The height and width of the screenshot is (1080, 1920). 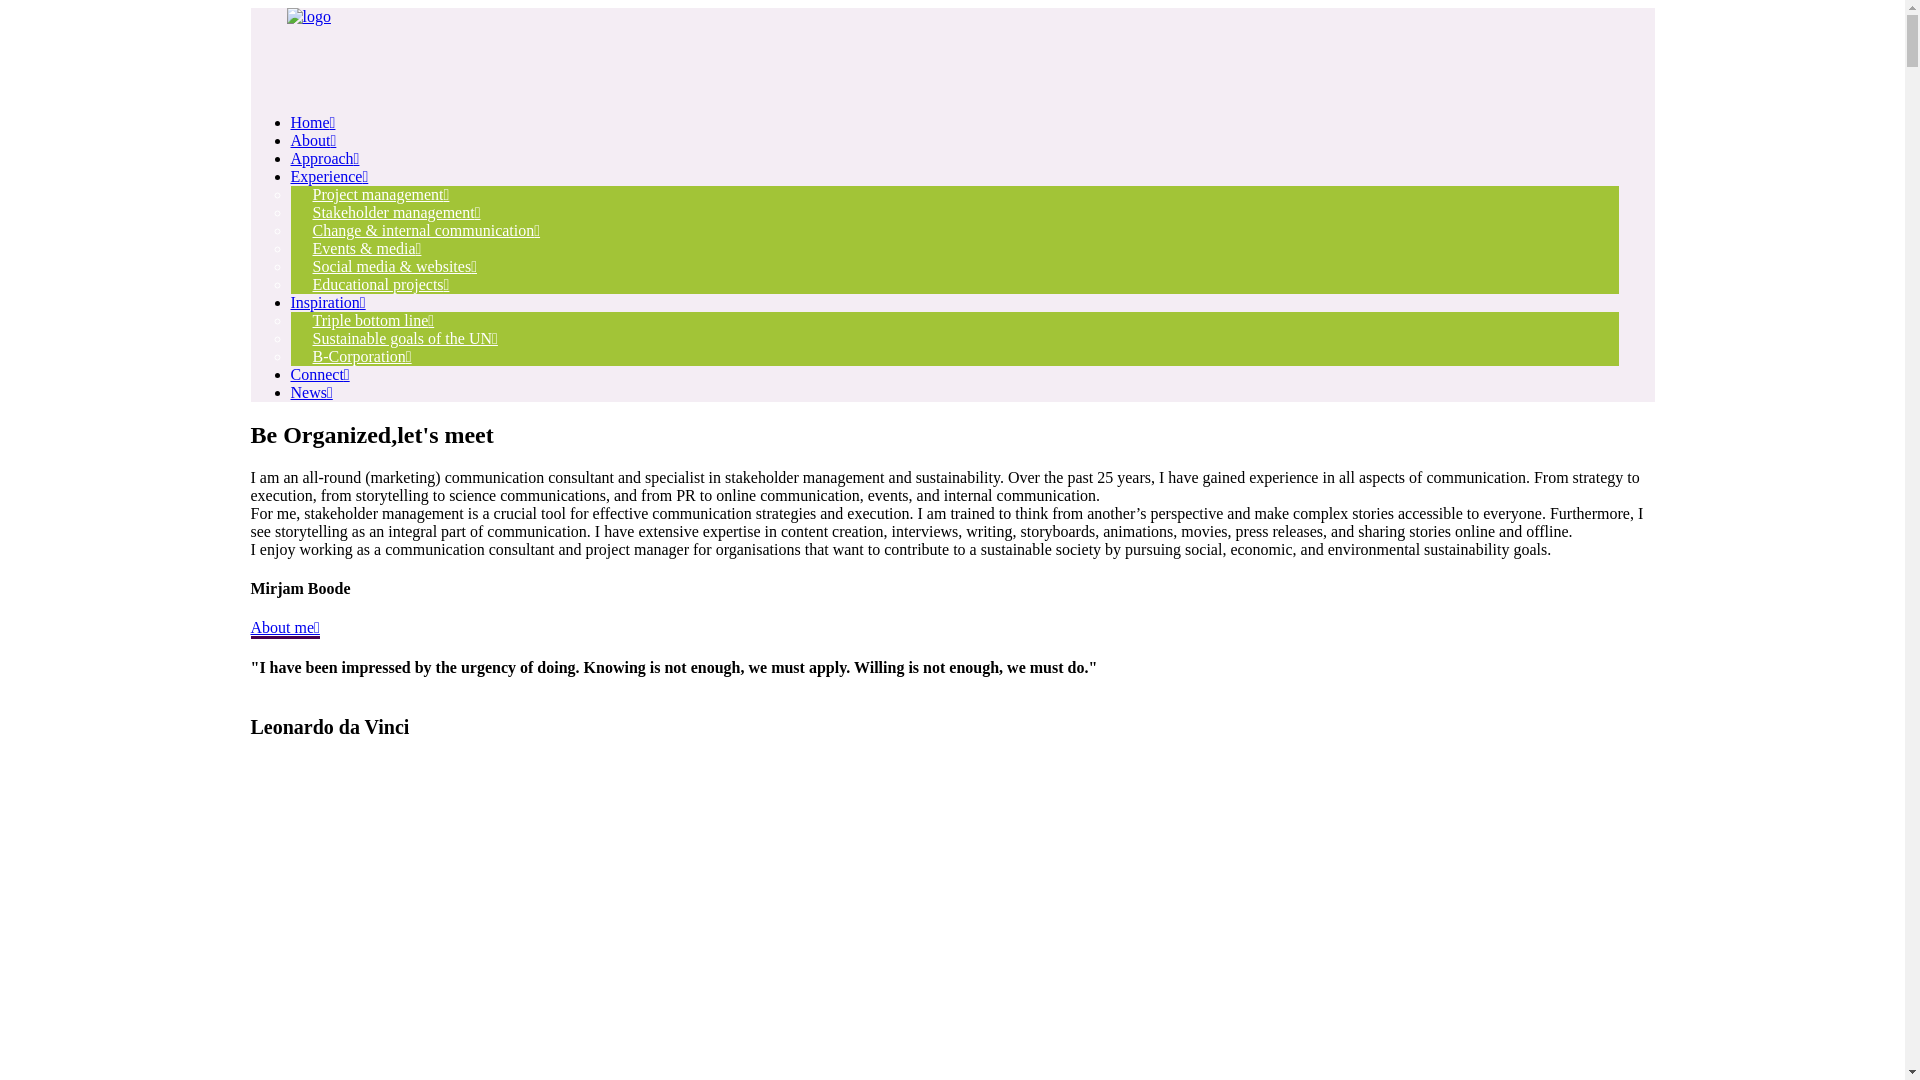 I want to click on 'Educational projects', so click(x=380, y=284).